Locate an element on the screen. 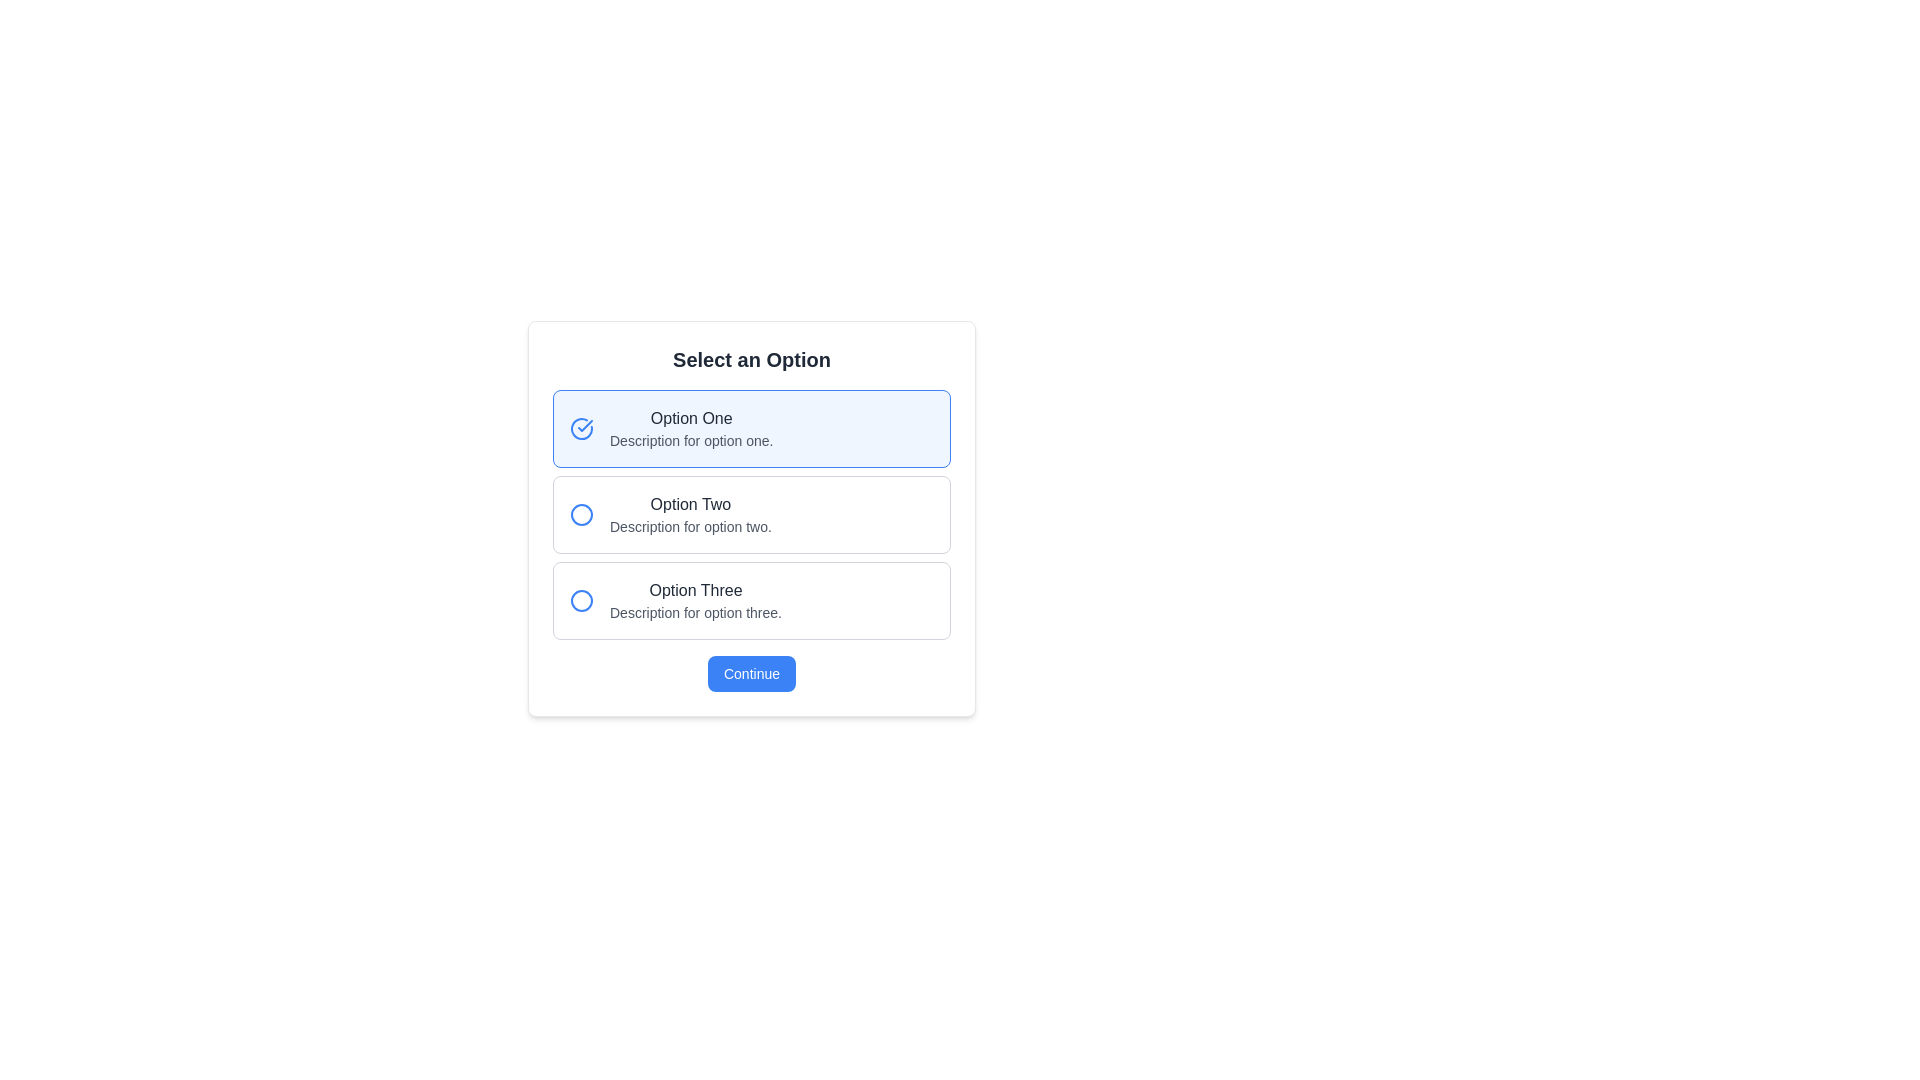 The height and width of the screenshot is (1080, 1920). the bold, large static text reading 'Select an Option' located at the top of a white panel in the option selection interface is located at coordinates (751, 358).